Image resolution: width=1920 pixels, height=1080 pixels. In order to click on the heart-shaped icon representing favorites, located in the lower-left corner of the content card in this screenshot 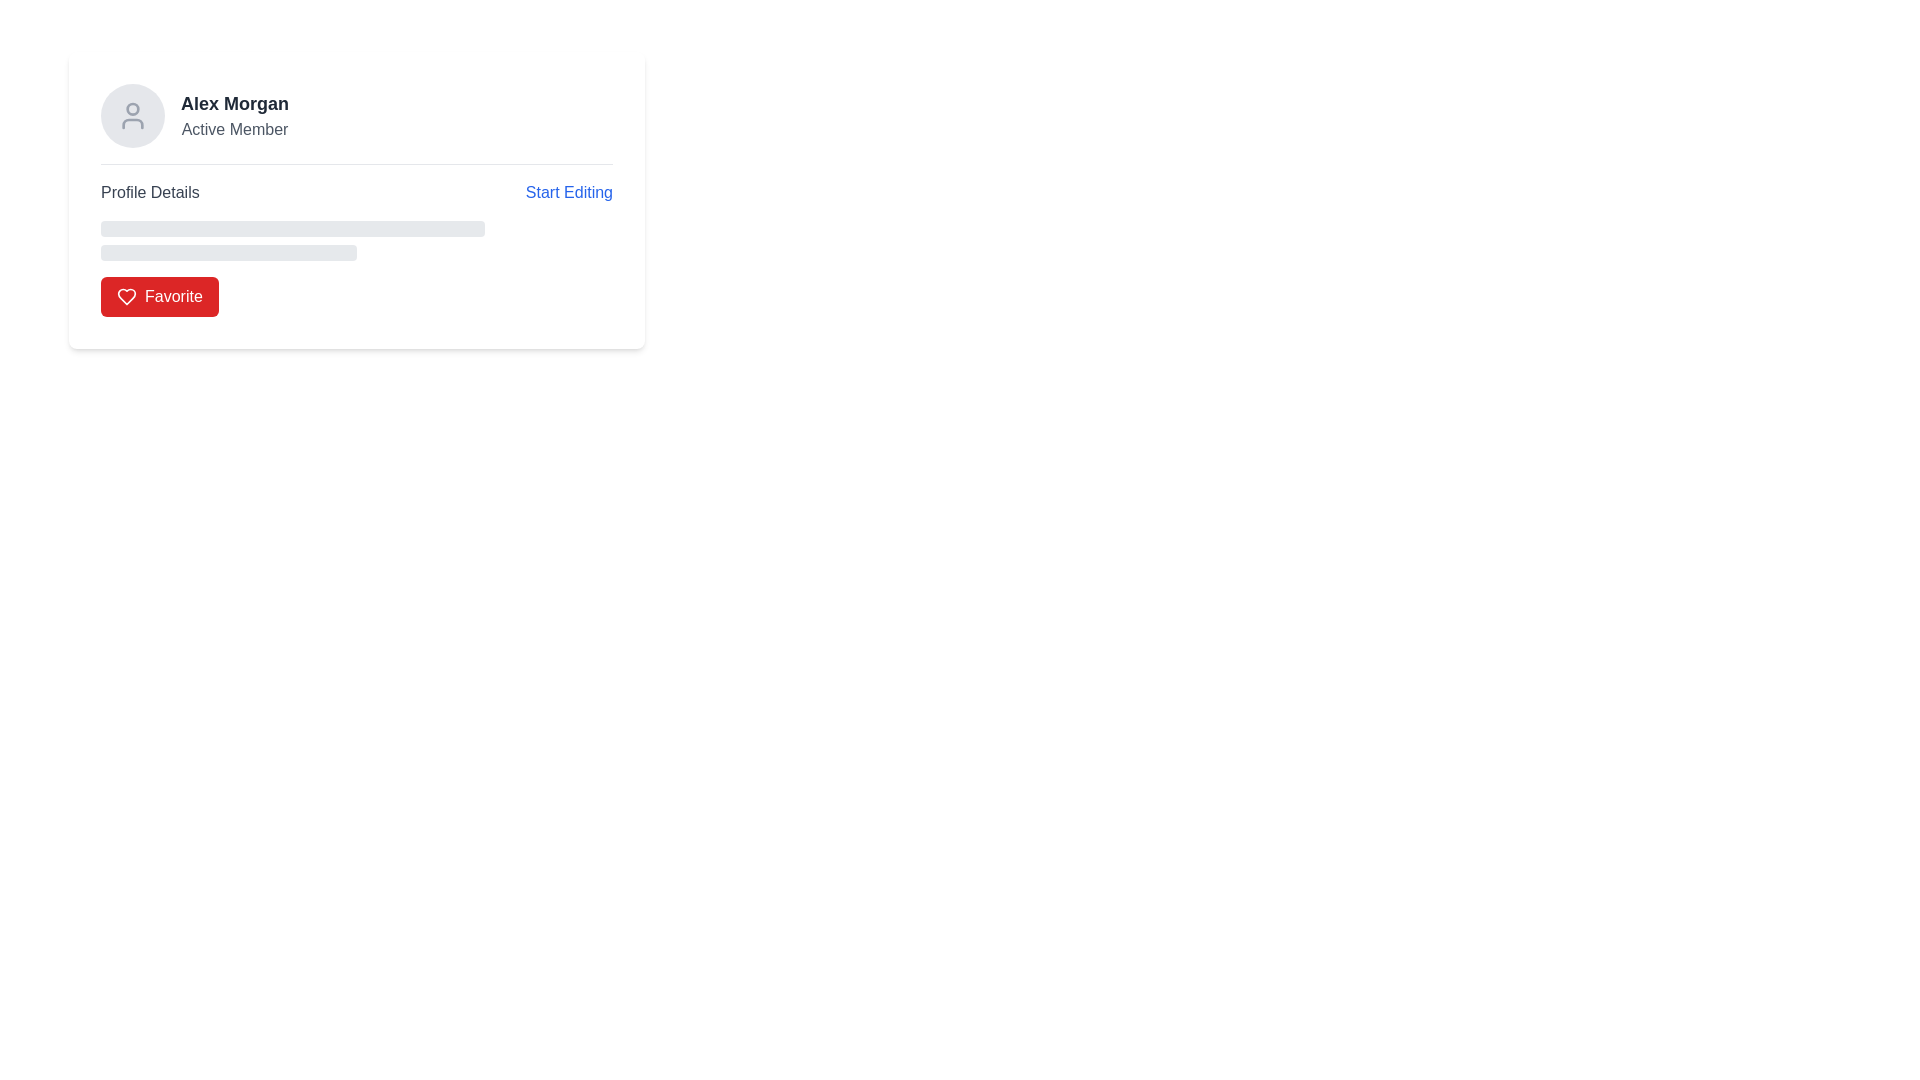, I will do `click(125, 297)`.